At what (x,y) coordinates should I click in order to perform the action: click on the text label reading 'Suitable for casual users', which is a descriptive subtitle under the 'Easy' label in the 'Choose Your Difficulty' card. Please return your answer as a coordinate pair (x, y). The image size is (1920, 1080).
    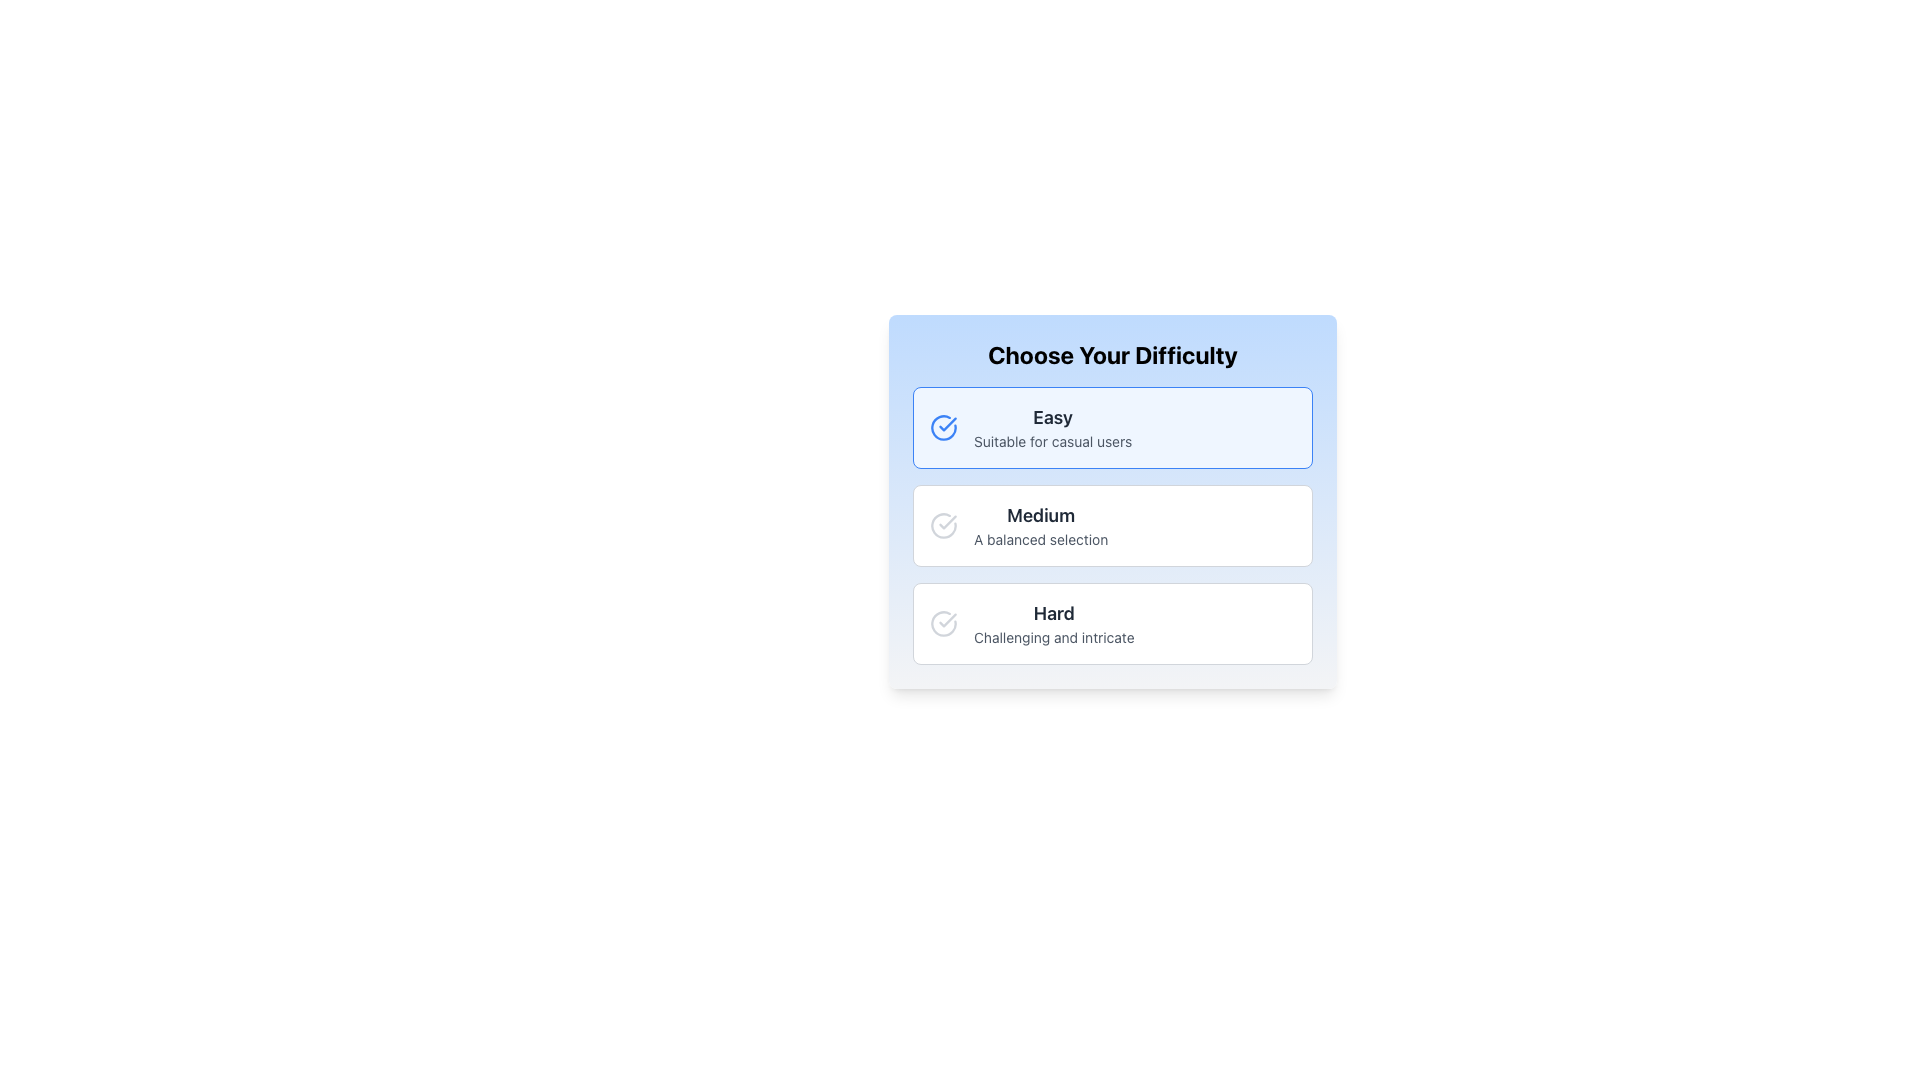
    Looking at the image, I should click on (1052, 441).